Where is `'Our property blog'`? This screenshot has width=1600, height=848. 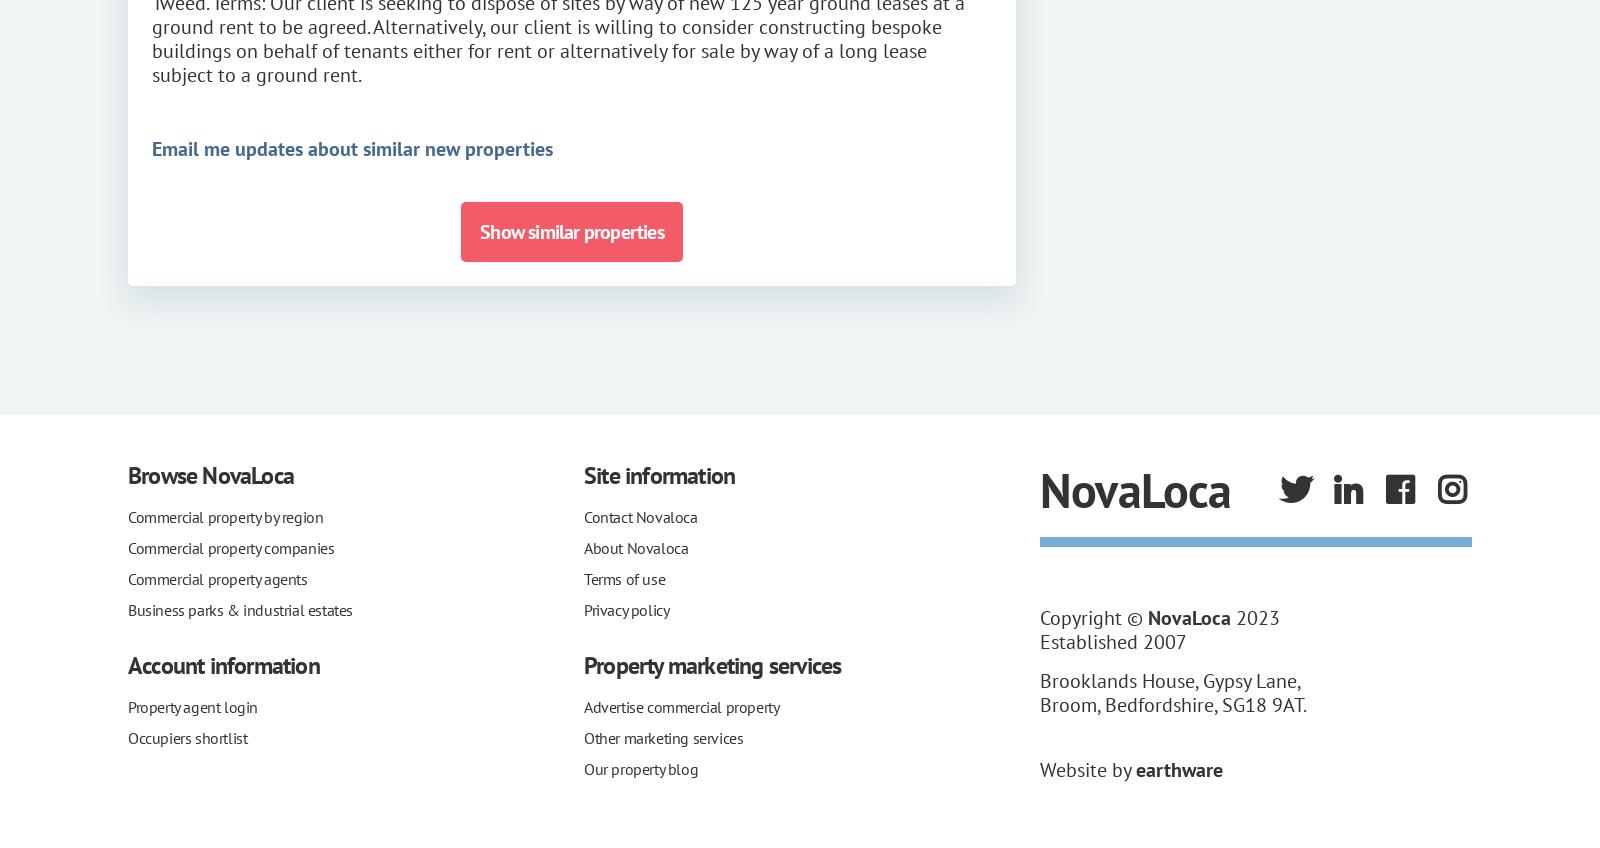 'Our property blog' is located at coordinates (640, 767).